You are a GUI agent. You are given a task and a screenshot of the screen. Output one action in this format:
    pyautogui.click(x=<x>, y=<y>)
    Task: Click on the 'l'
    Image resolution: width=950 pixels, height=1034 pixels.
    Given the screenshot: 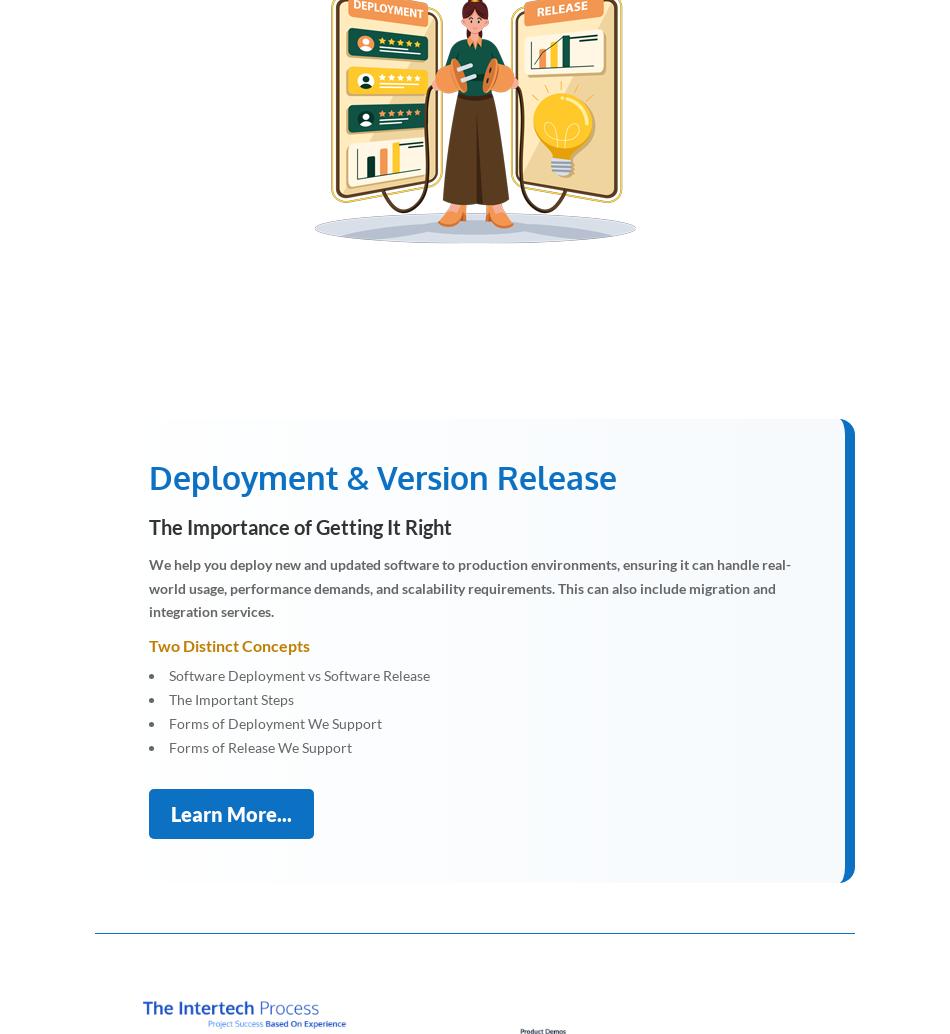 What is the action you would take?
    pyautogui.click(x=539, y=117)
    